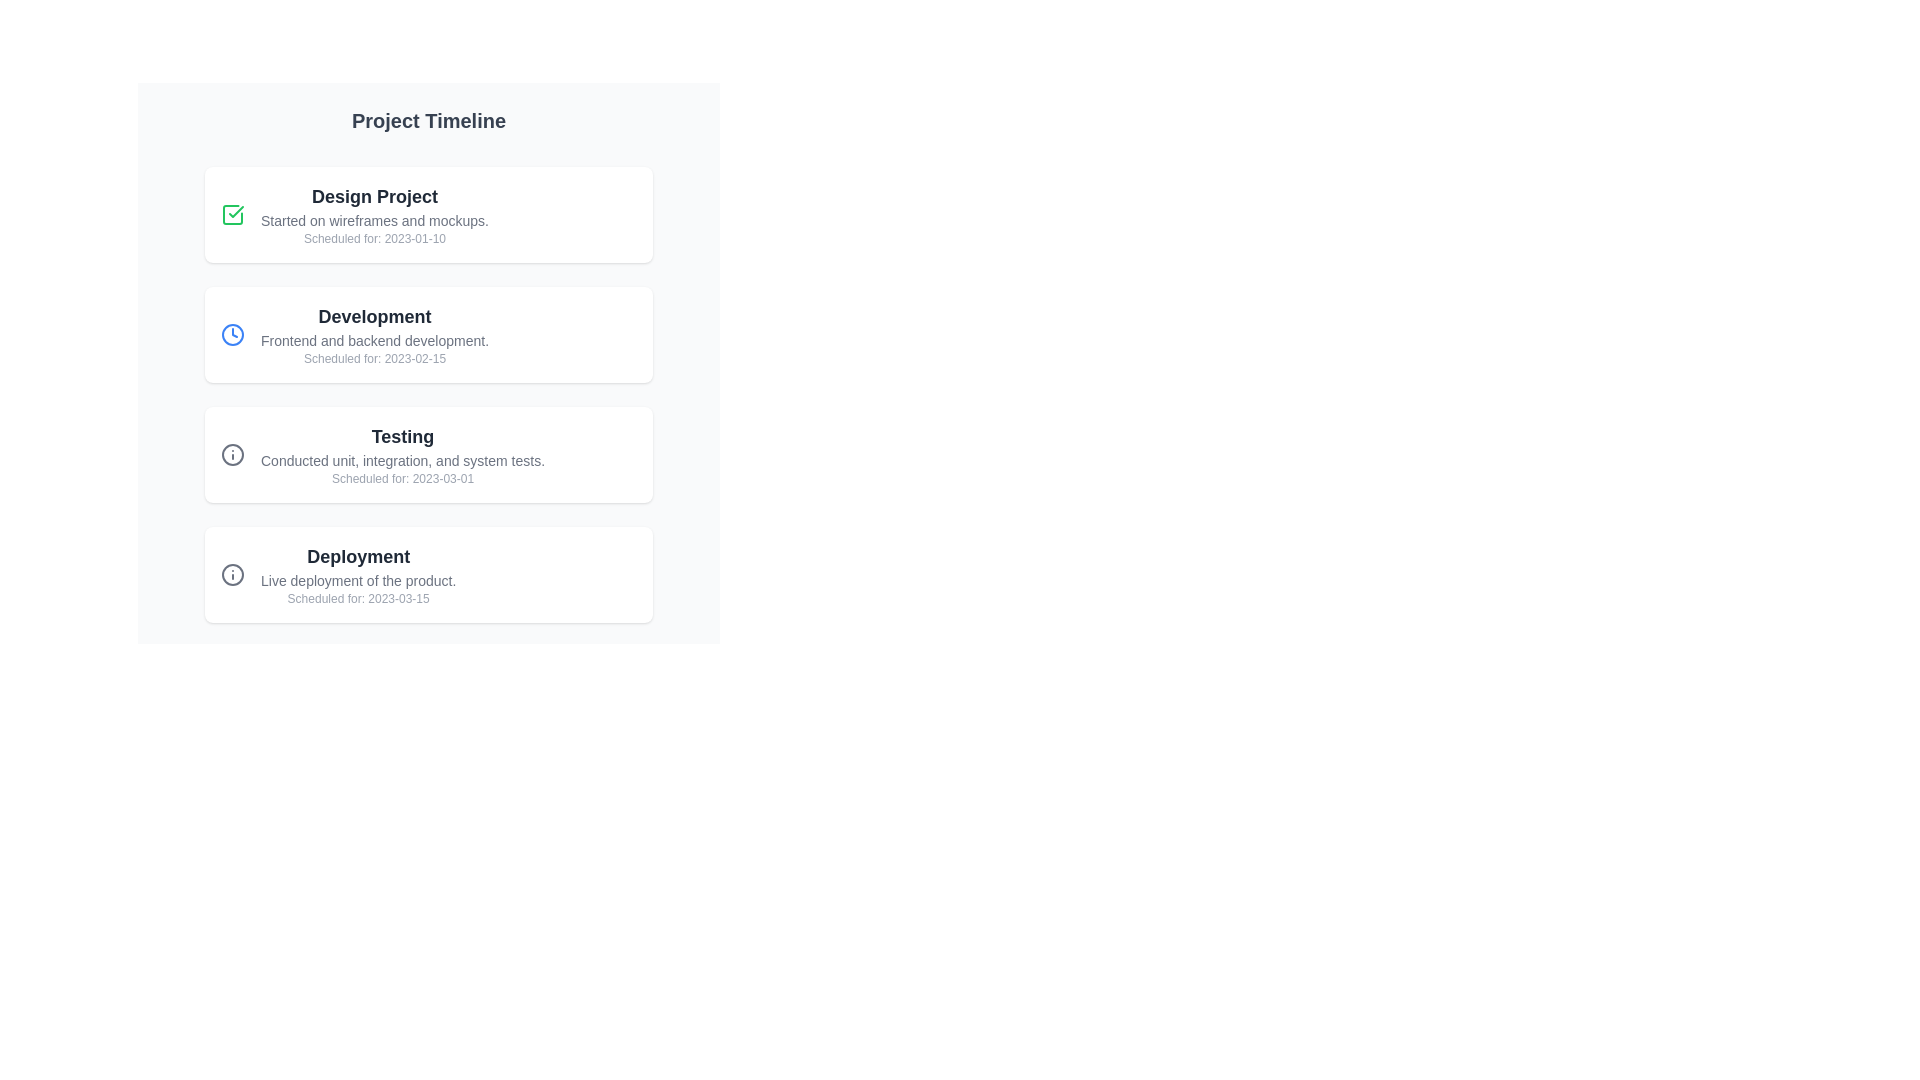 The width and height of the screenshot is (1920, 1080). What do you see at coordinates (427, 455) in the screenshot?
I see `the testing phase card in the project timeline` at bounding box center [427, 455].